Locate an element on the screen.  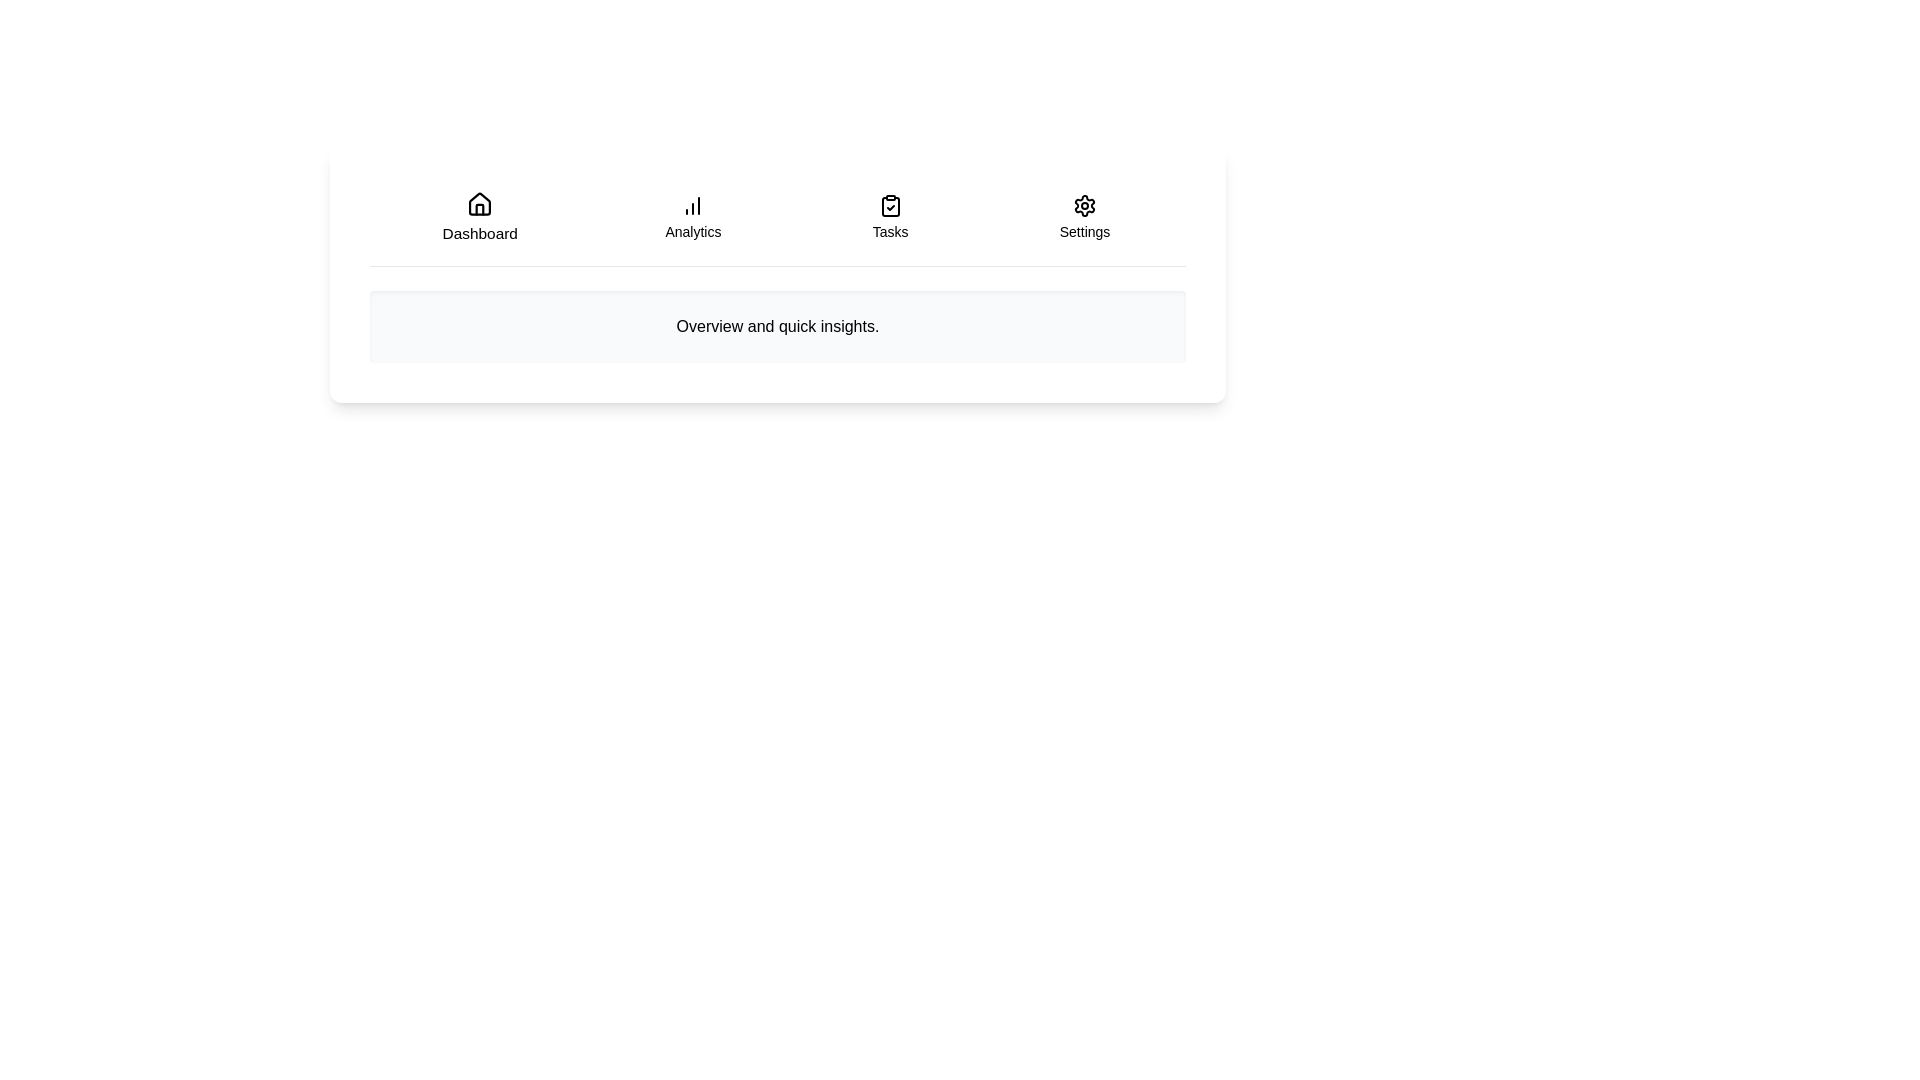
the gear-shaped settings icon located is located at coordinates (1083, 205).